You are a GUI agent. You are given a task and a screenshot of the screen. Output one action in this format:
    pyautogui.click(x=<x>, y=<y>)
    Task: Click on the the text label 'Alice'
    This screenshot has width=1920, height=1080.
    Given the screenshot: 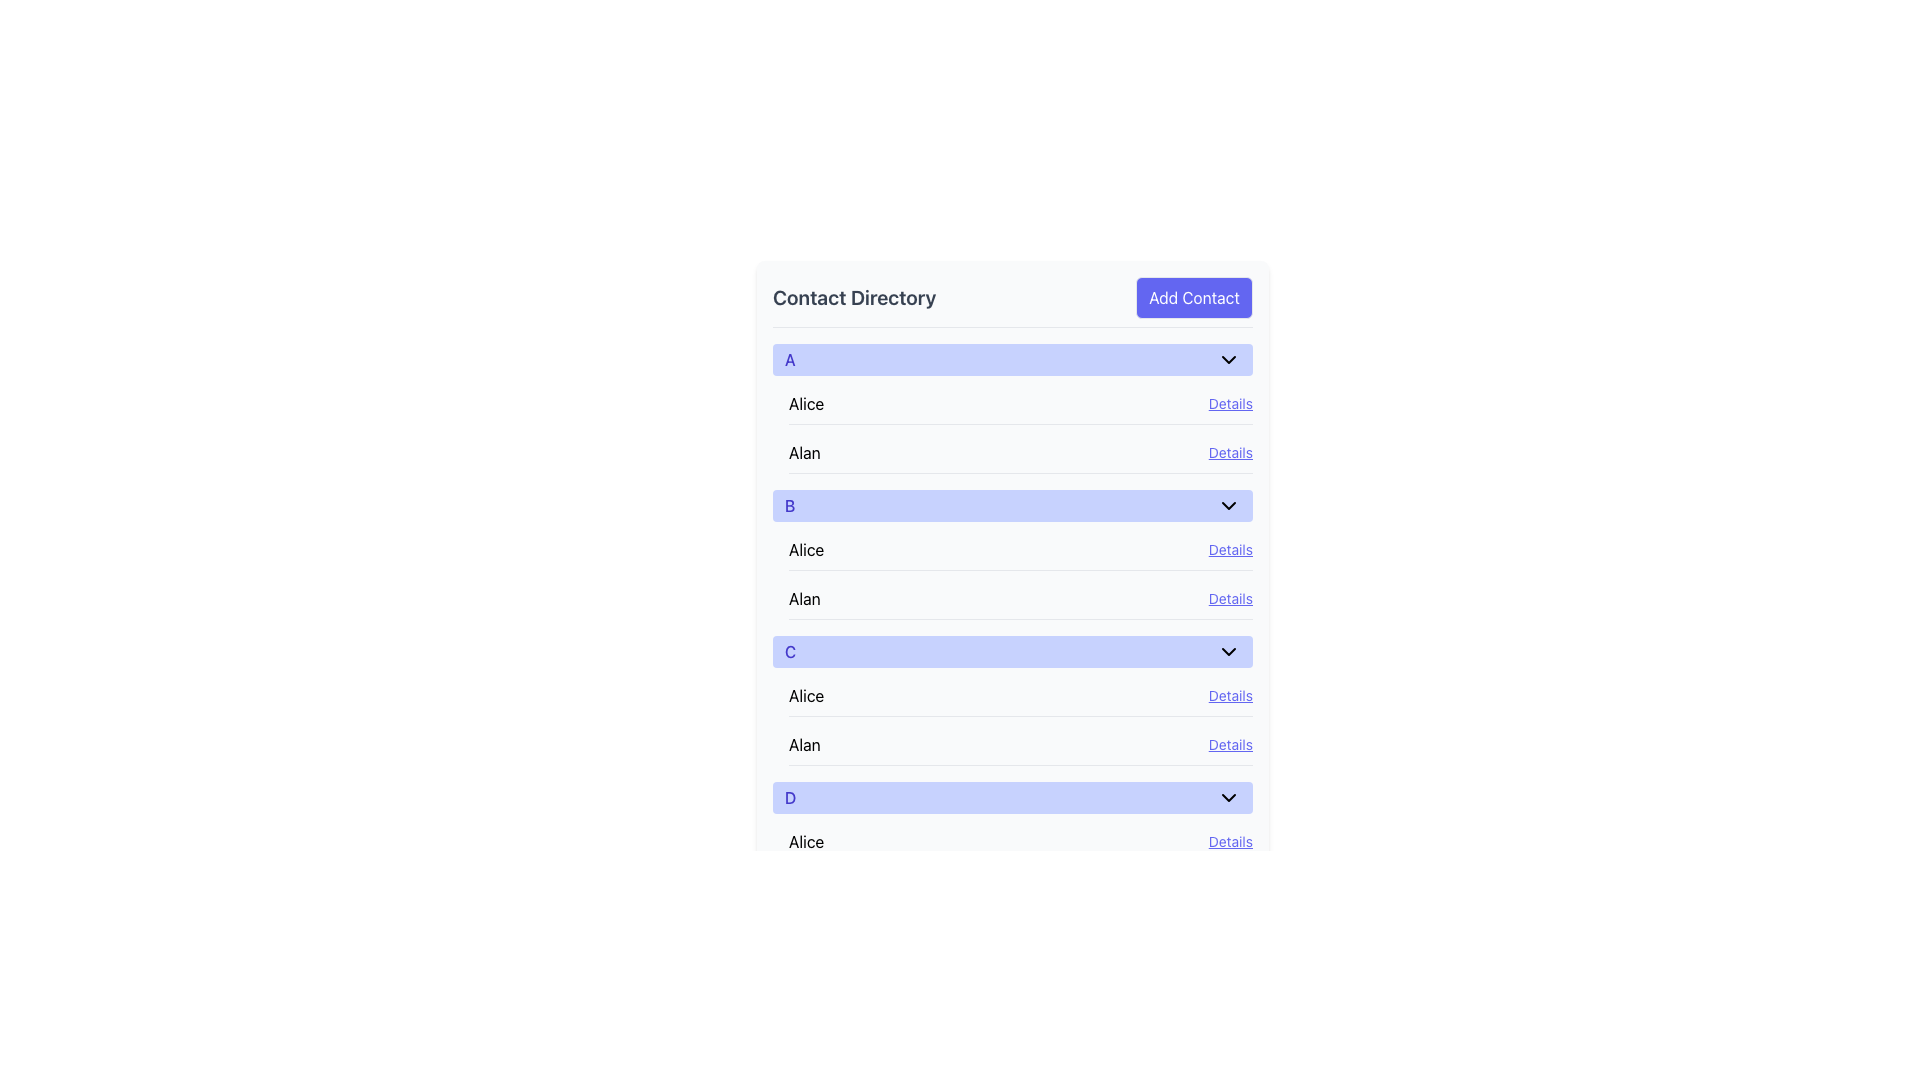 What is the action you would take?
    pyautogui.click(x=806, y=404)
    